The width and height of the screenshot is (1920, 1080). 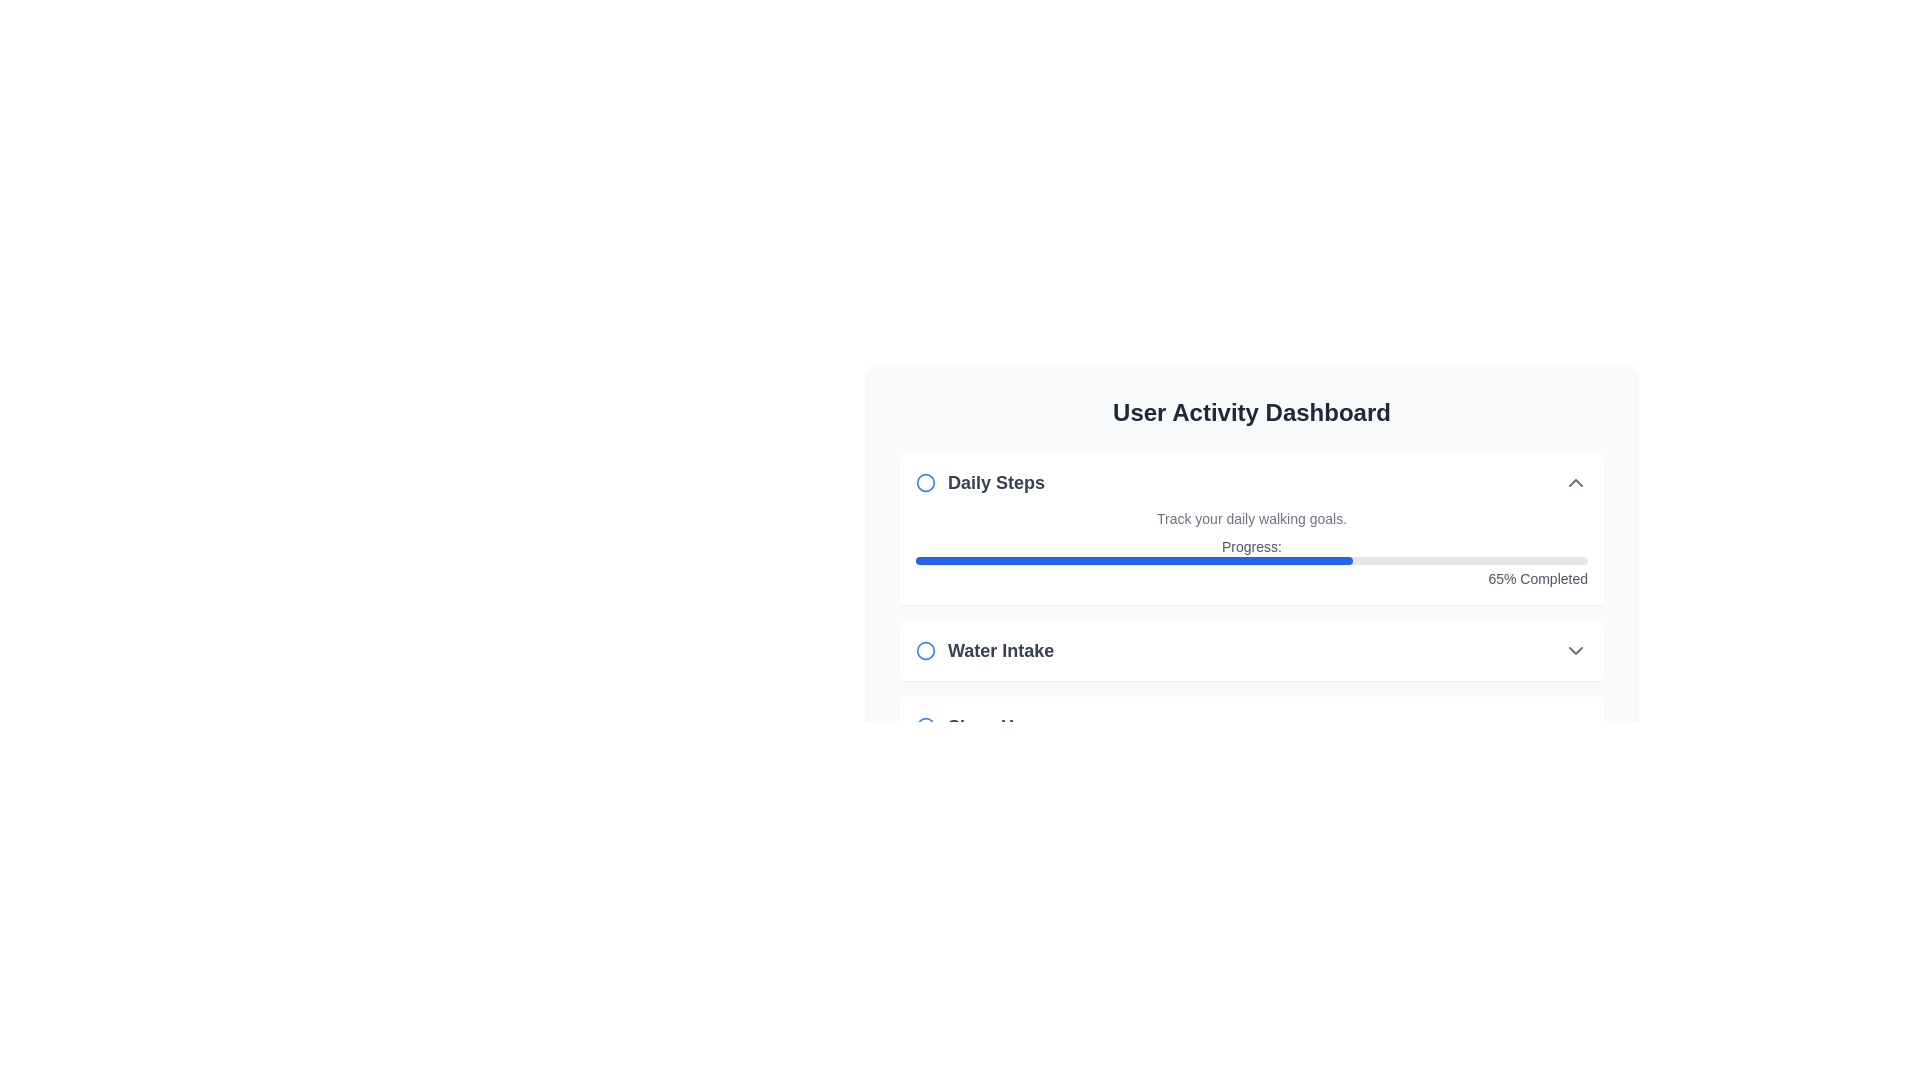 I want to click on the circular SVG icon, which is the third sibling among 'Daily Steps' and 'Water Intake' items in the bottom-left part of the UI panel, so click(x=925, y=726).